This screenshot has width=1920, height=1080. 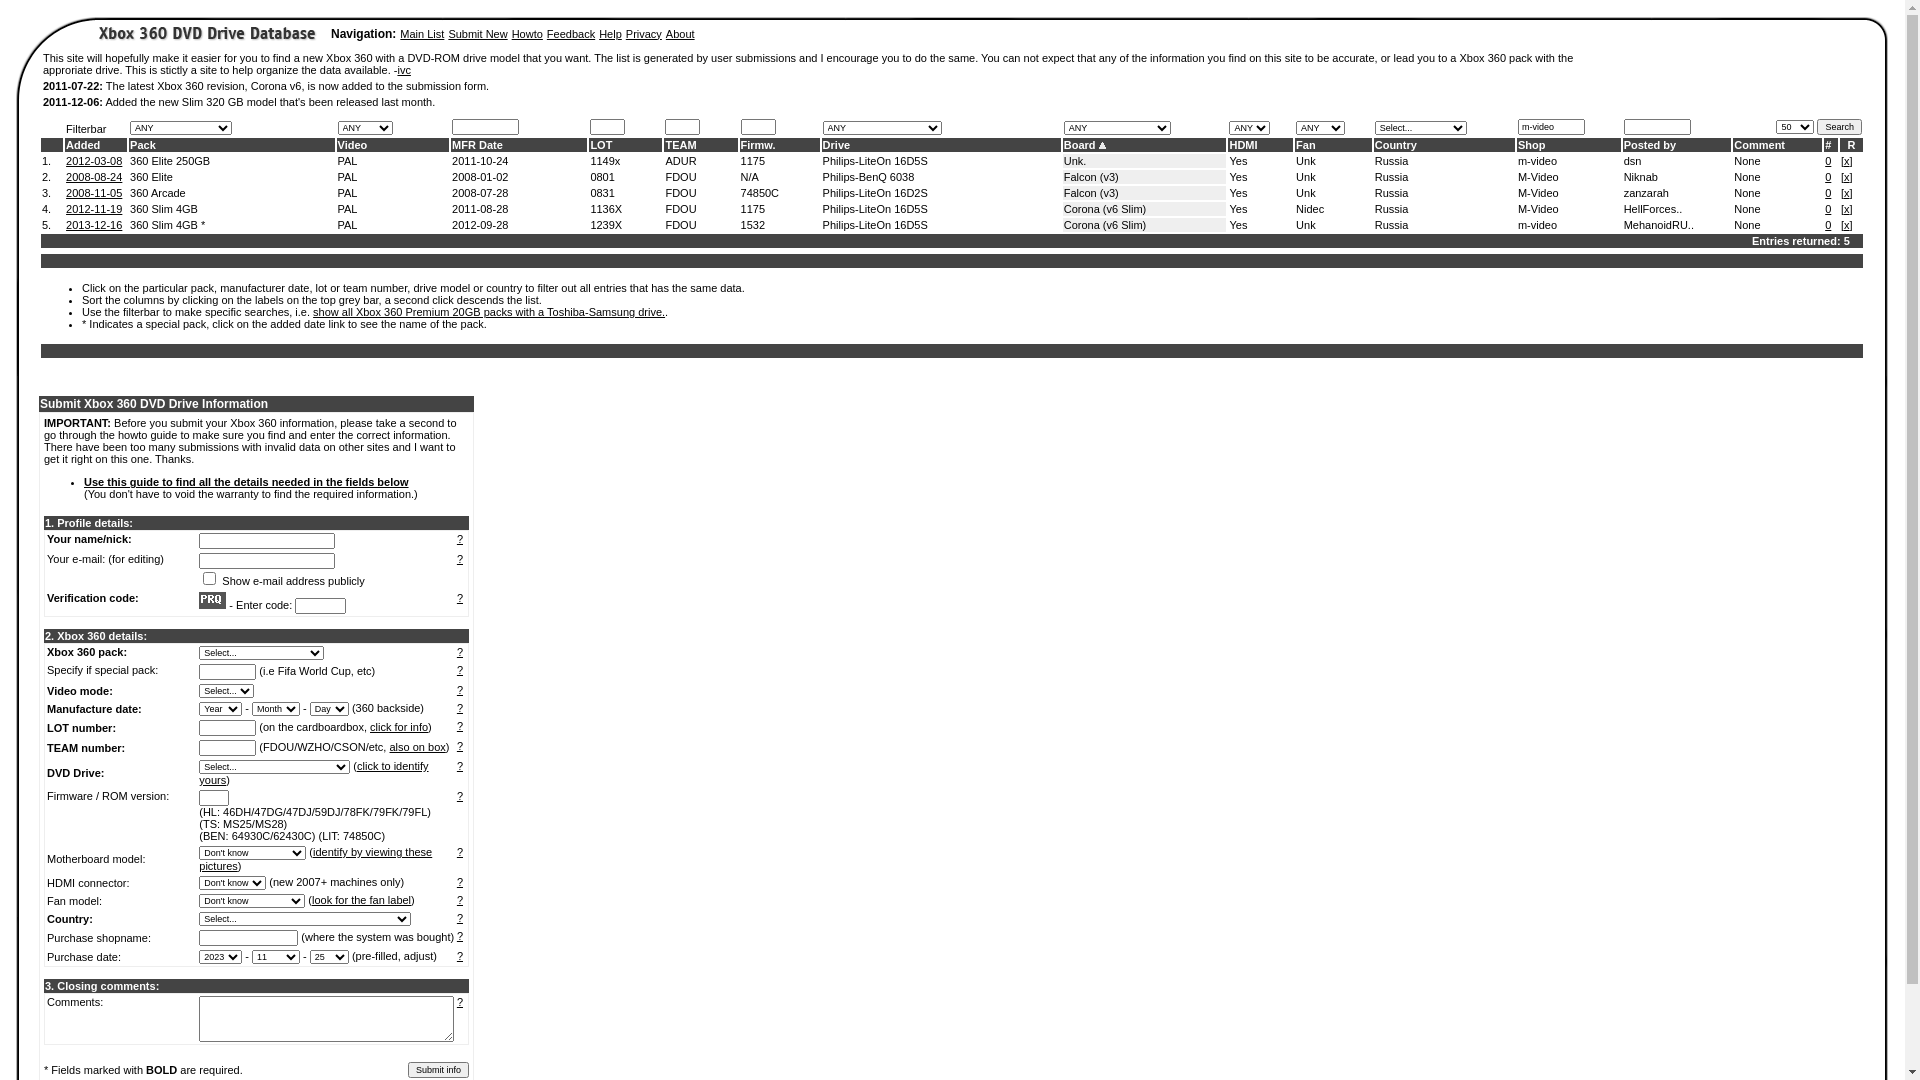 What do you see at coordinates (1090, 192) in the screenshot?
I see `'Falcon (v3)'` at bounding box center [1090, 192].